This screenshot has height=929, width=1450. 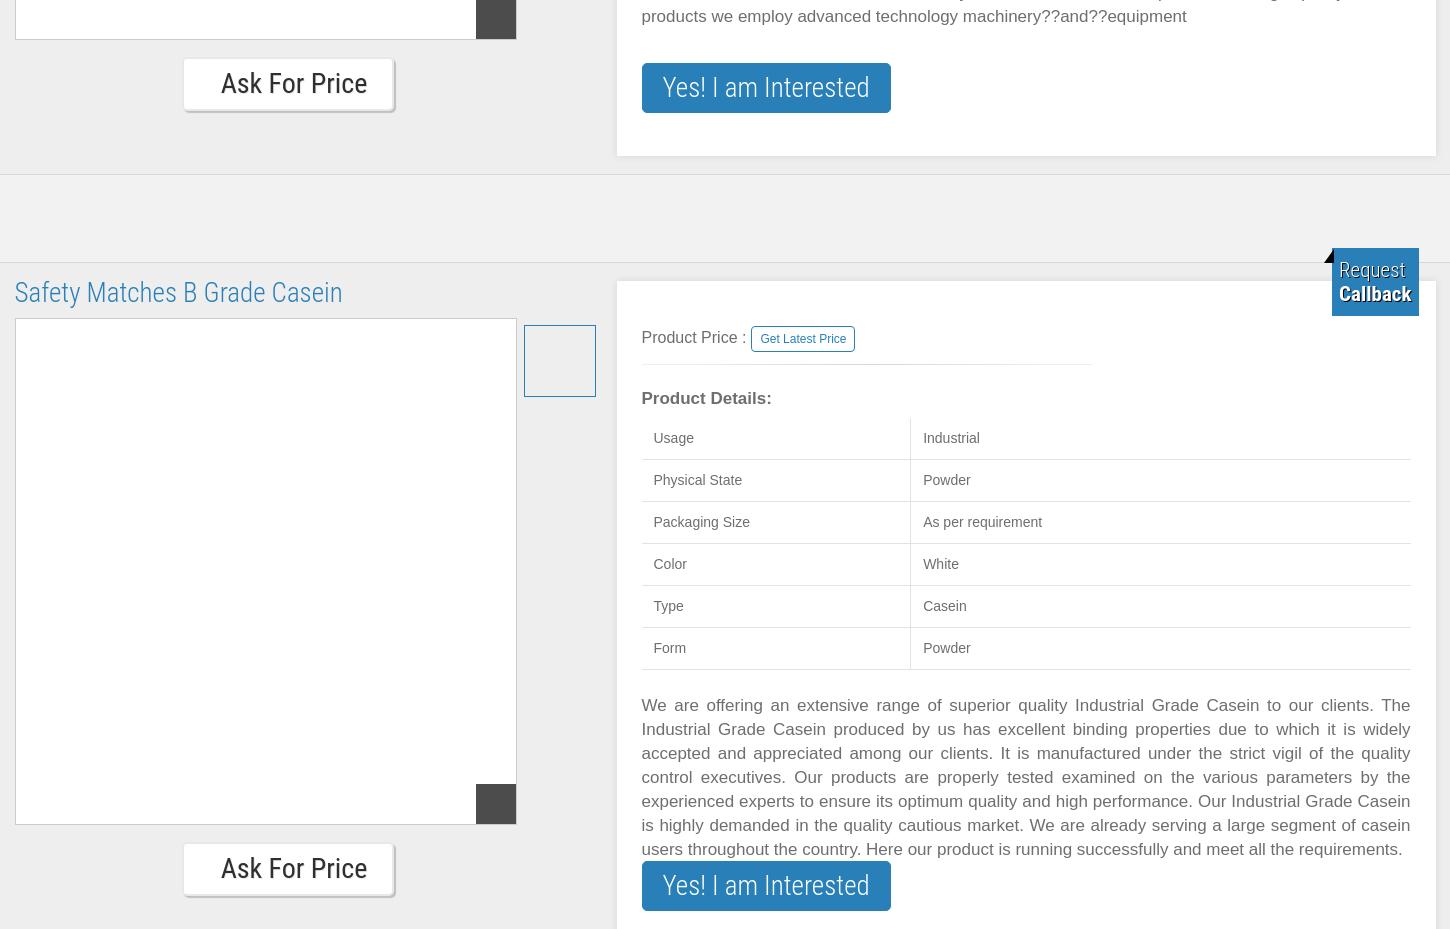 What do you see at coordinates (1337, 294) in the screenshot?
I see `'Callback'` at bounding box center [1337, 294].